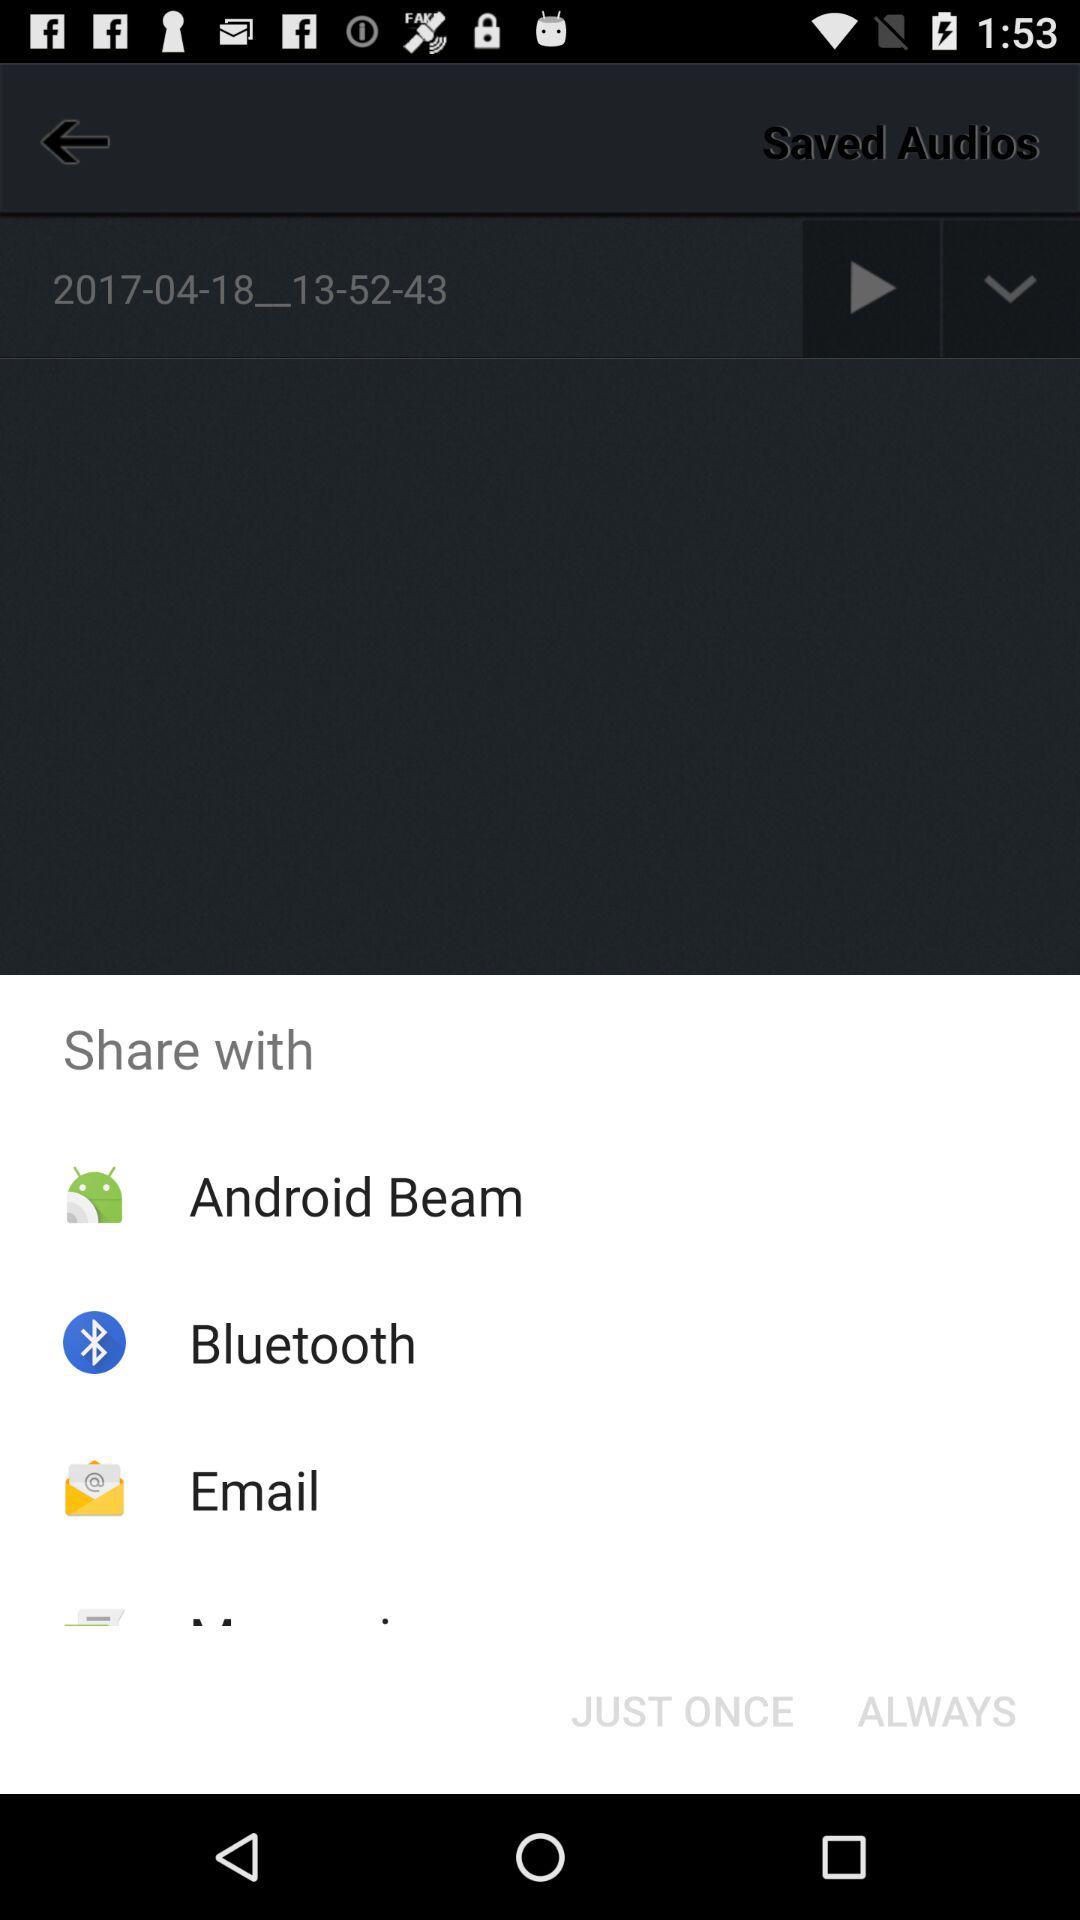 This screenshot has height=1920, width=1080. Describe the element at coordinates (303, 1342) in the screenshot. I see `the bluetooth icon` at that location.